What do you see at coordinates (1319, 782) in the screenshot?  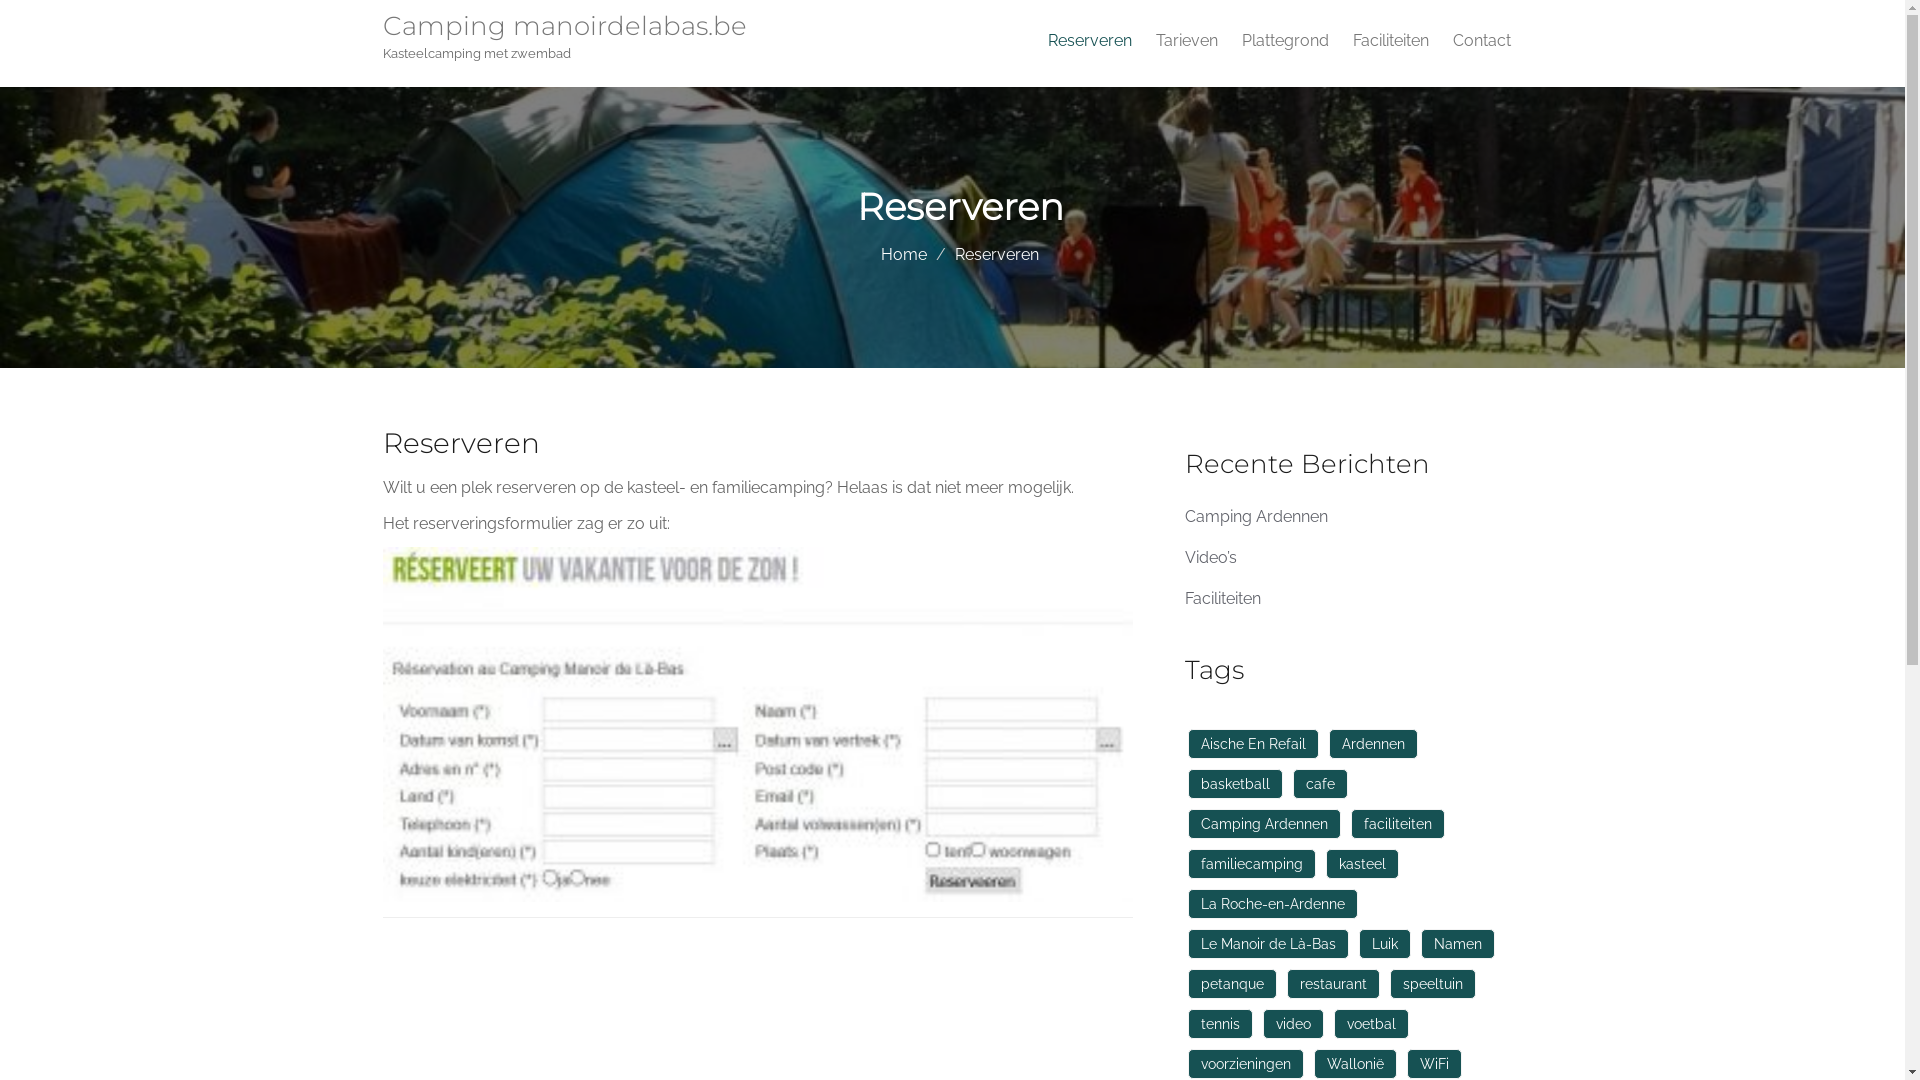 I see `'cafe'` at bounding box center [1319, 782].